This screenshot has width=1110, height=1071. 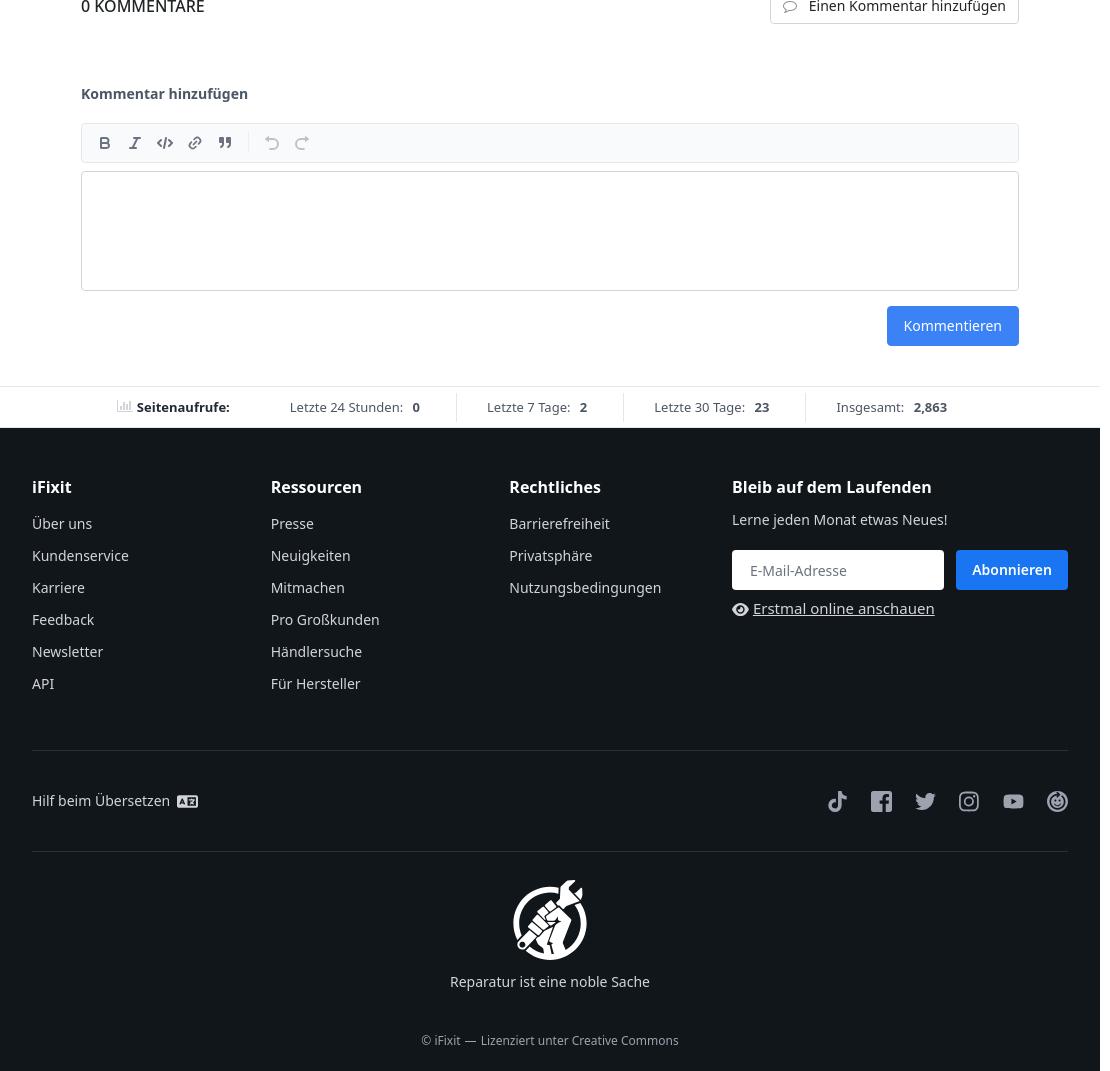 I want to click on '© iFixit', so click(x=439, y=1040).